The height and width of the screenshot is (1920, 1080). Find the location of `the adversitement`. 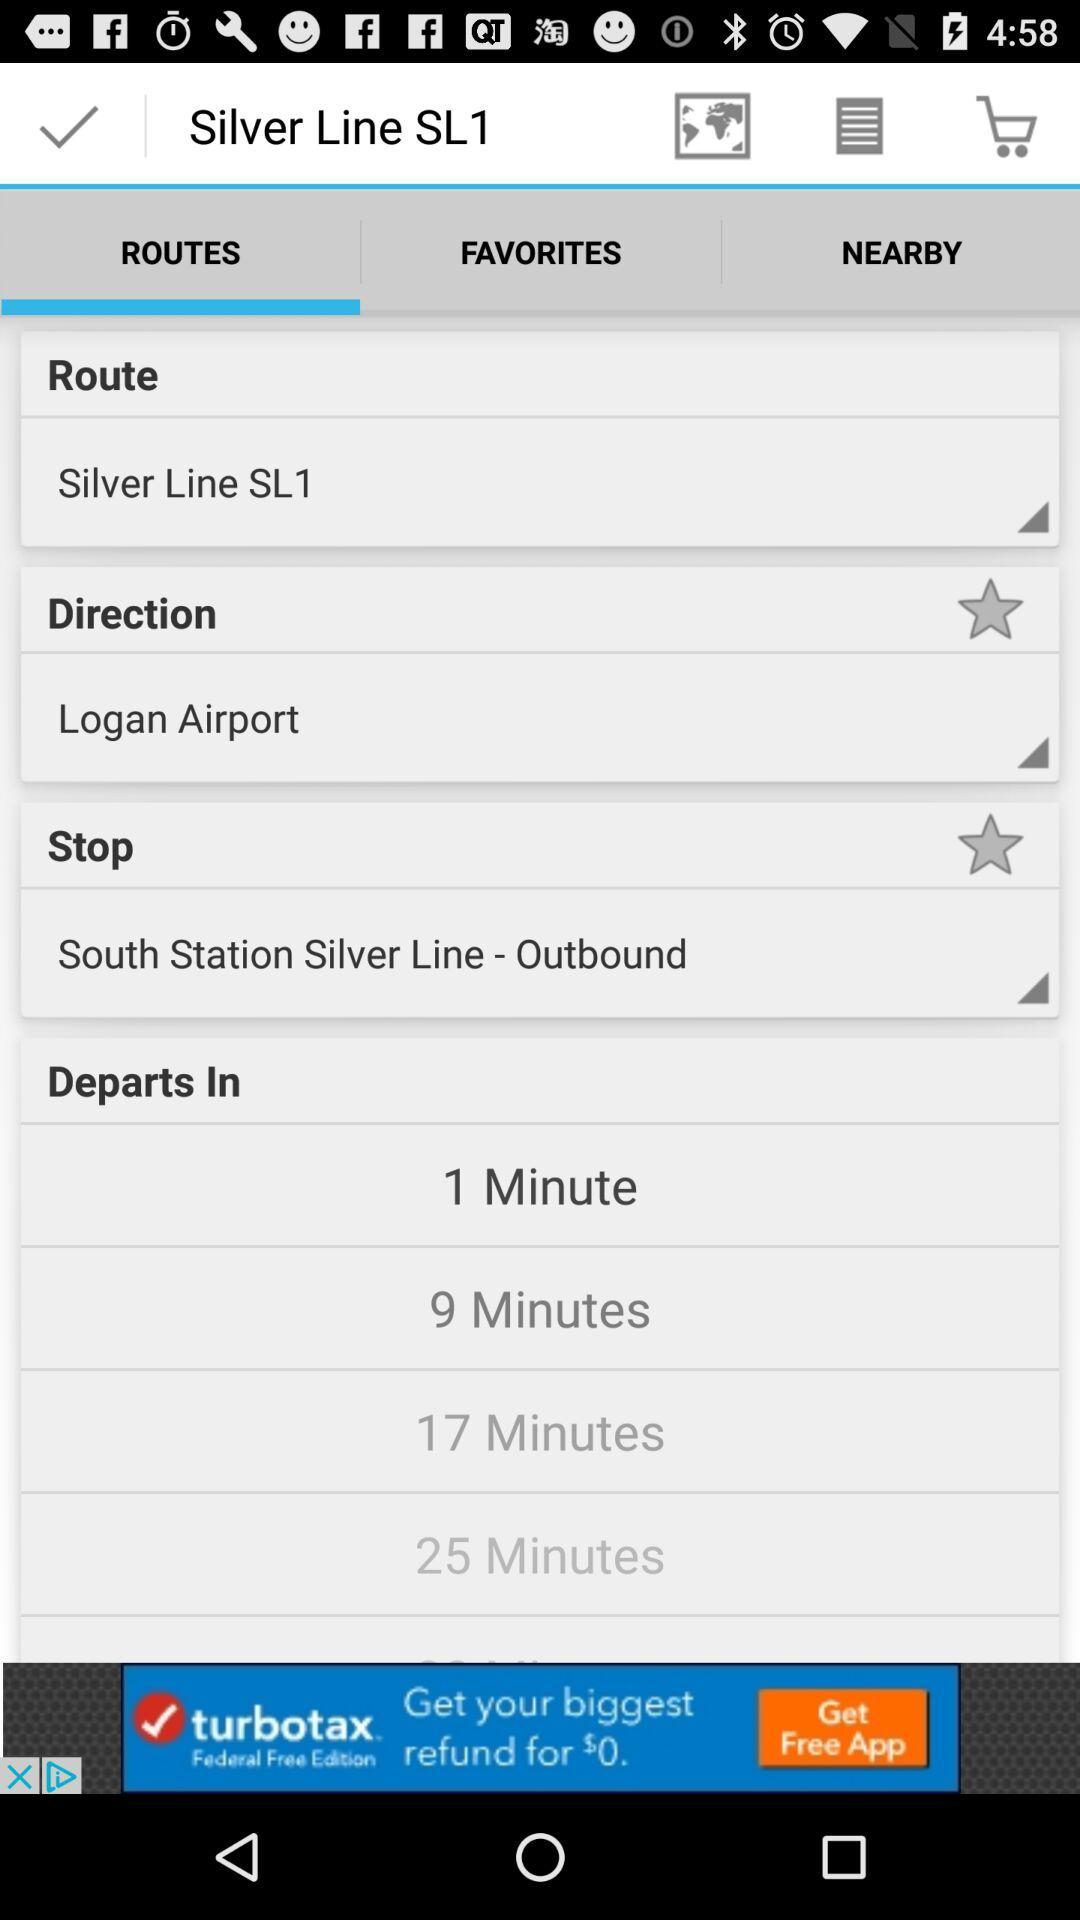

the adversitement is located at coordinates (540, 1727).